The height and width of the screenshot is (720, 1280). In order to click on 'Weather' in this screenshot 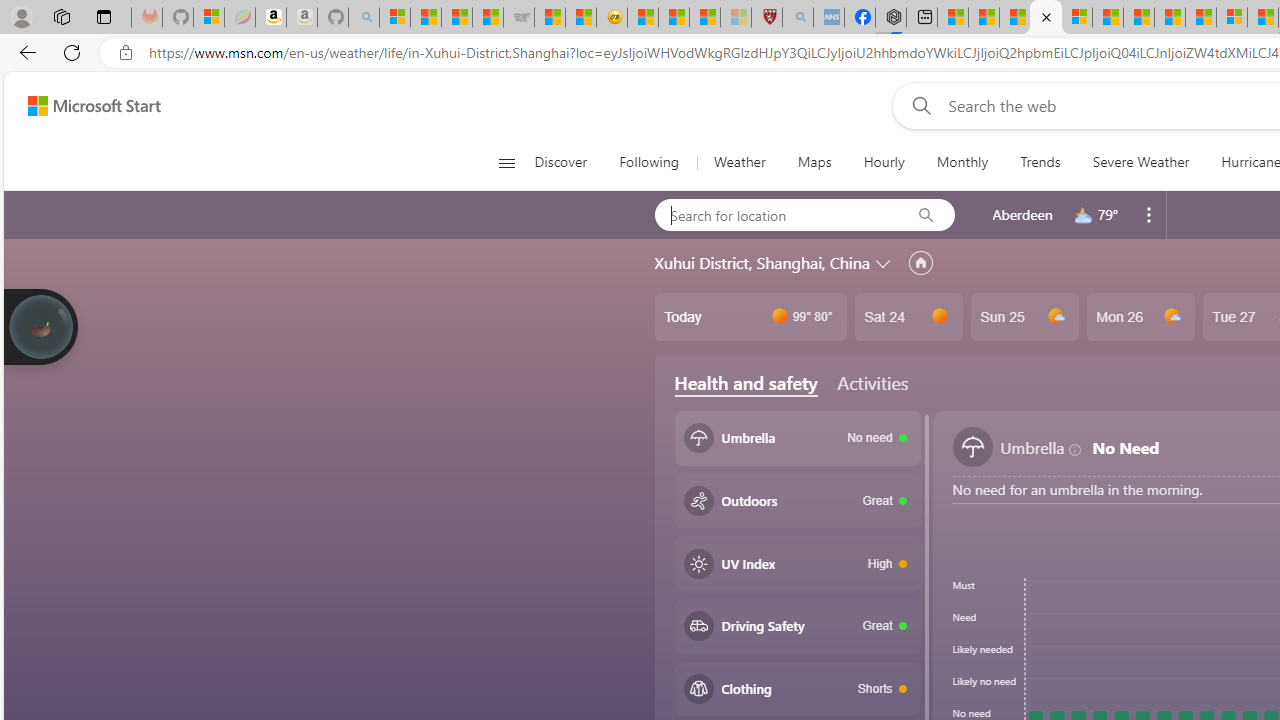, I will do `click(738, 162)`.